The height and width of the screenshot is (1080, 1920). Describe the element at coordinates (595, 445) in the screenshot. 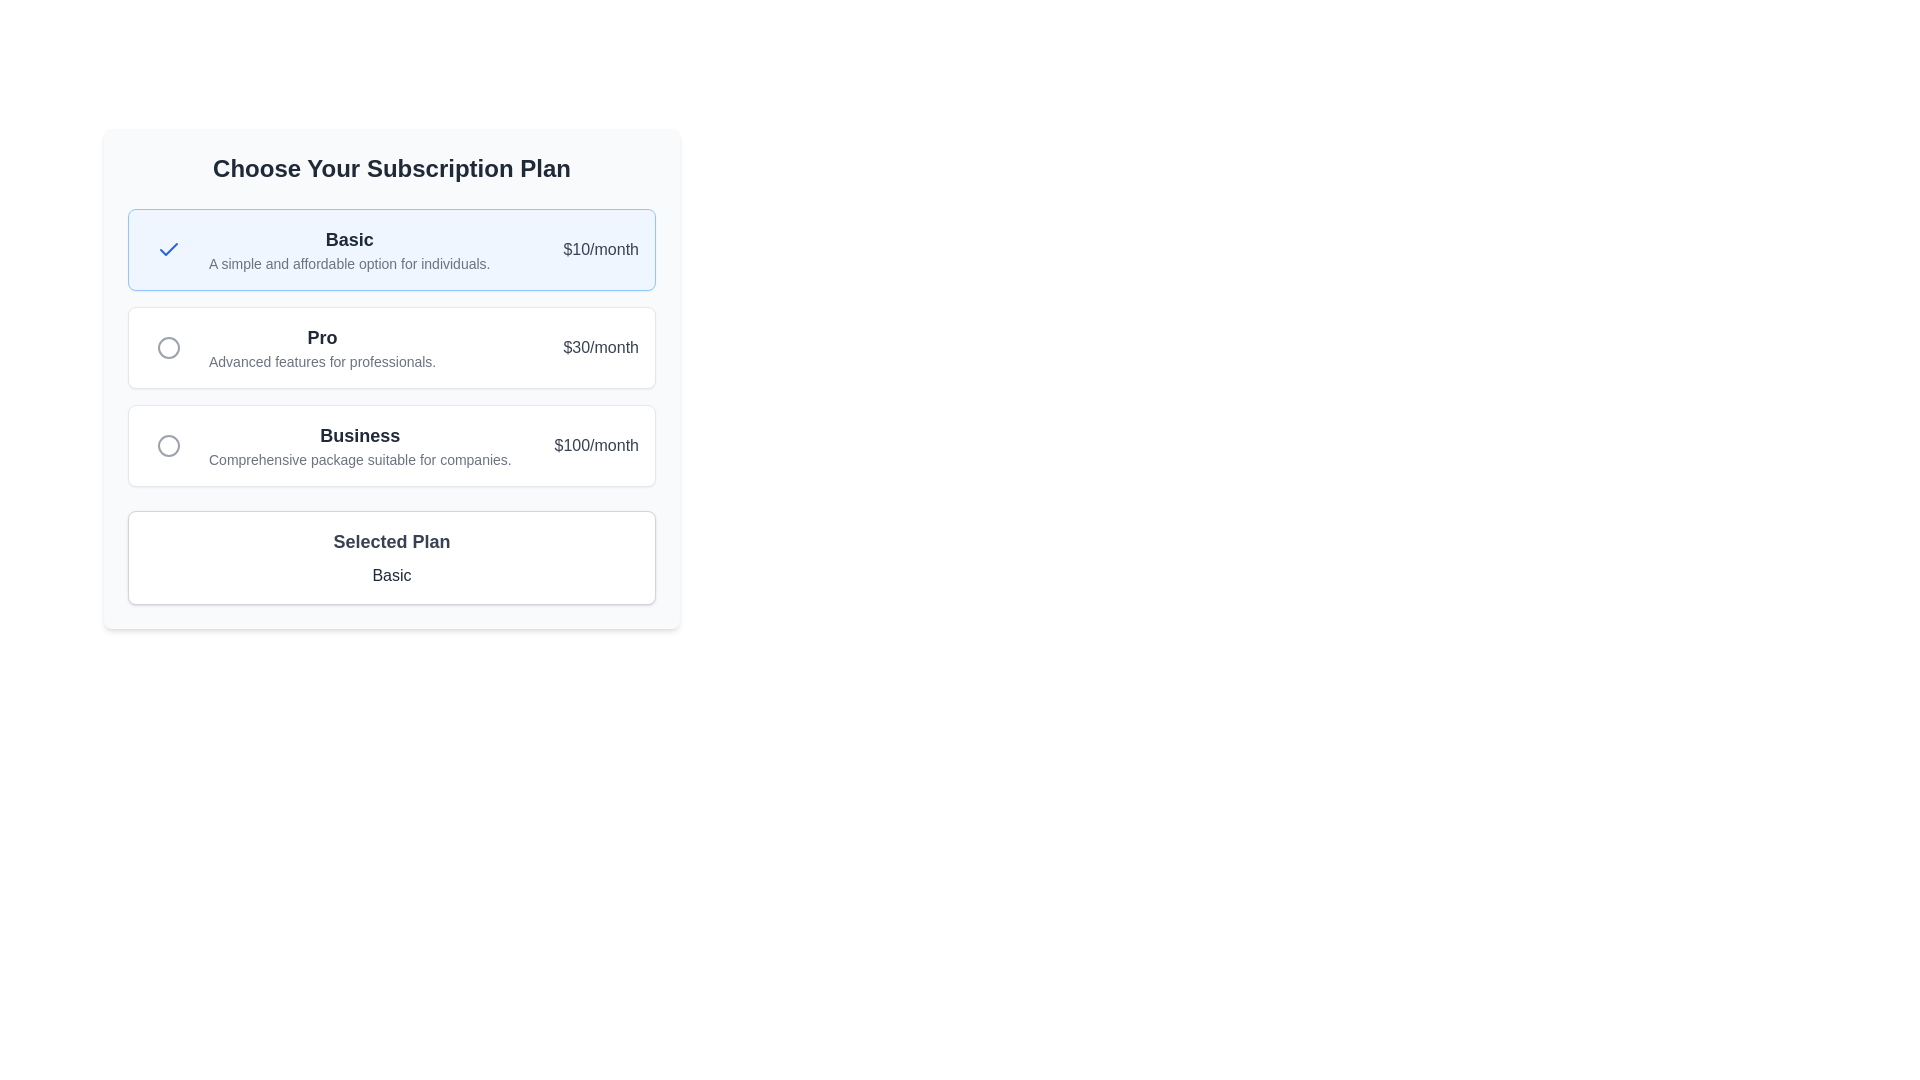

I see `pricing information text for the 'Business' subscription plan located within the 'Business' subscription option card, positioned to the right of the descriptive text` at that location.